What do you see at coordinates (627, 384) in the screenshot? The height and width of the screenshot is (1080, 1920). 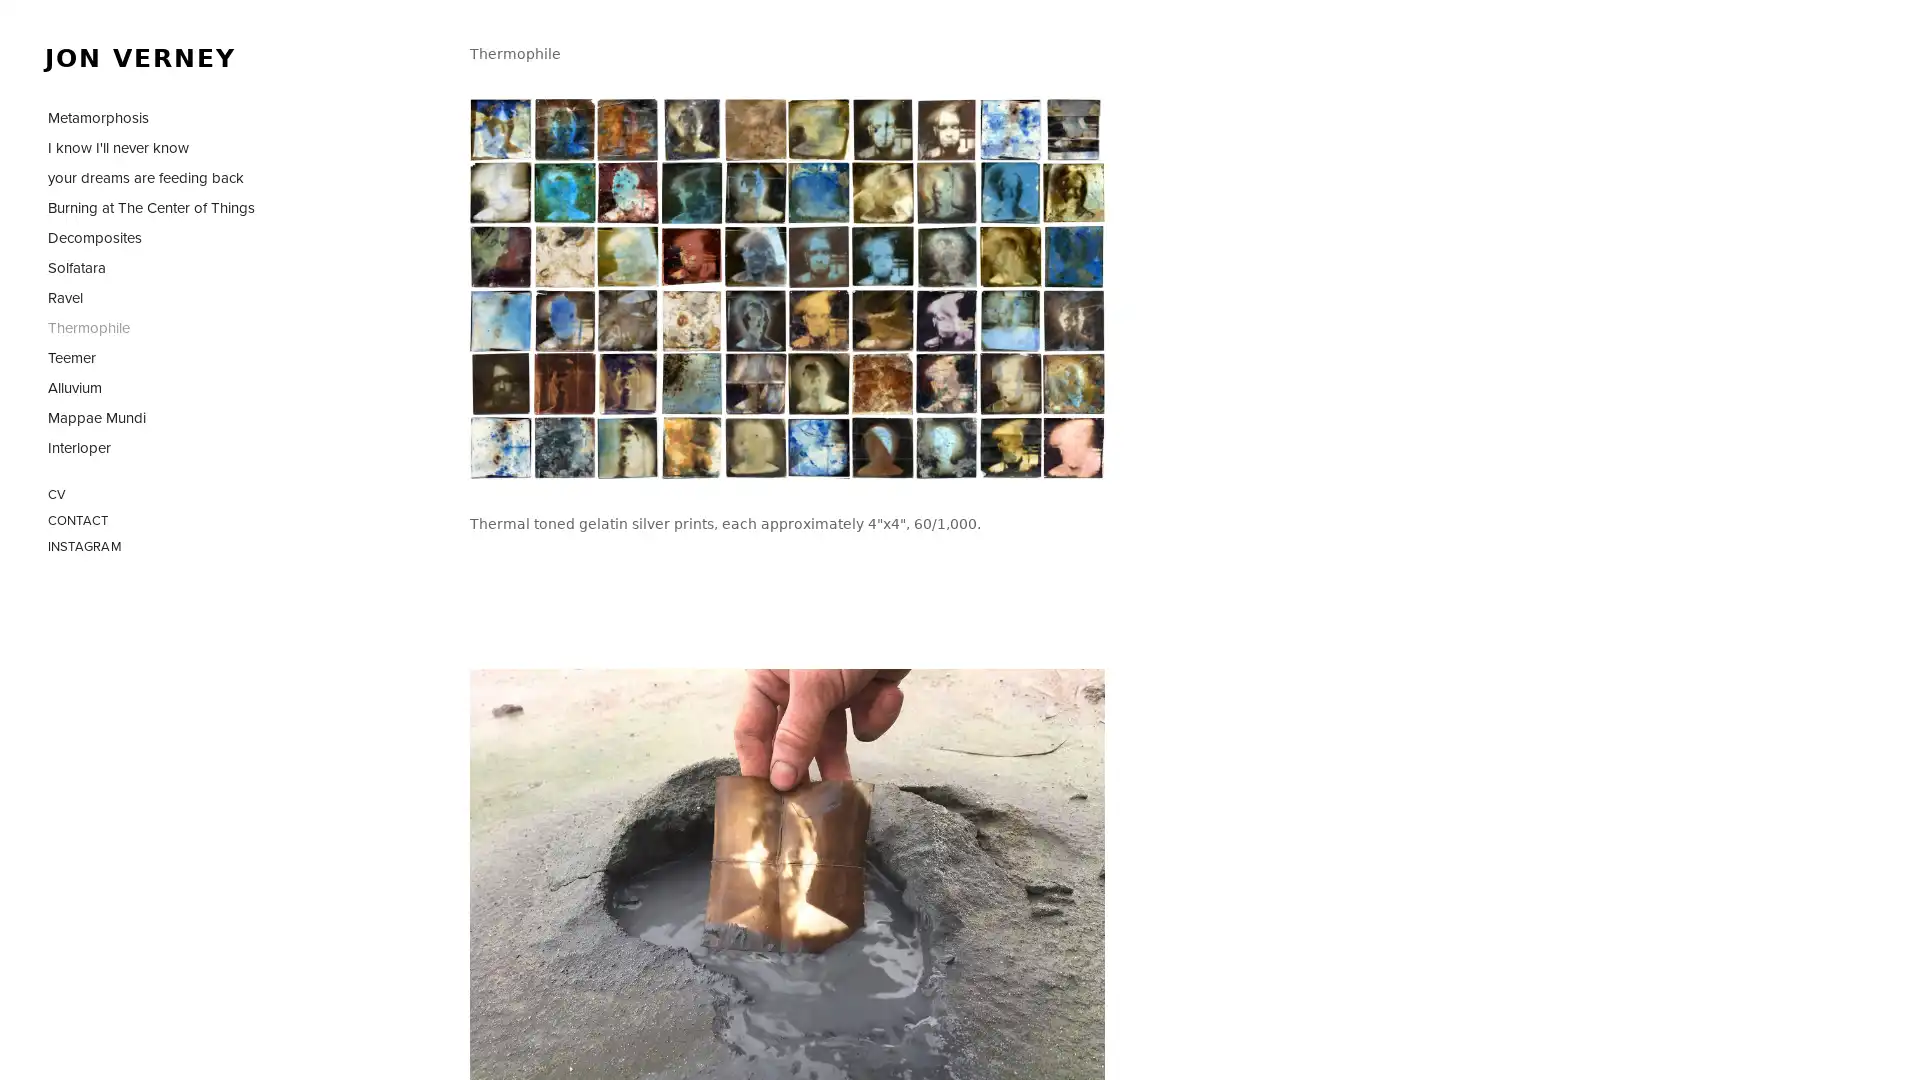 I see `View fullsize jon_verney_thermophile_26.jpg` at bounding box center [627, 384].